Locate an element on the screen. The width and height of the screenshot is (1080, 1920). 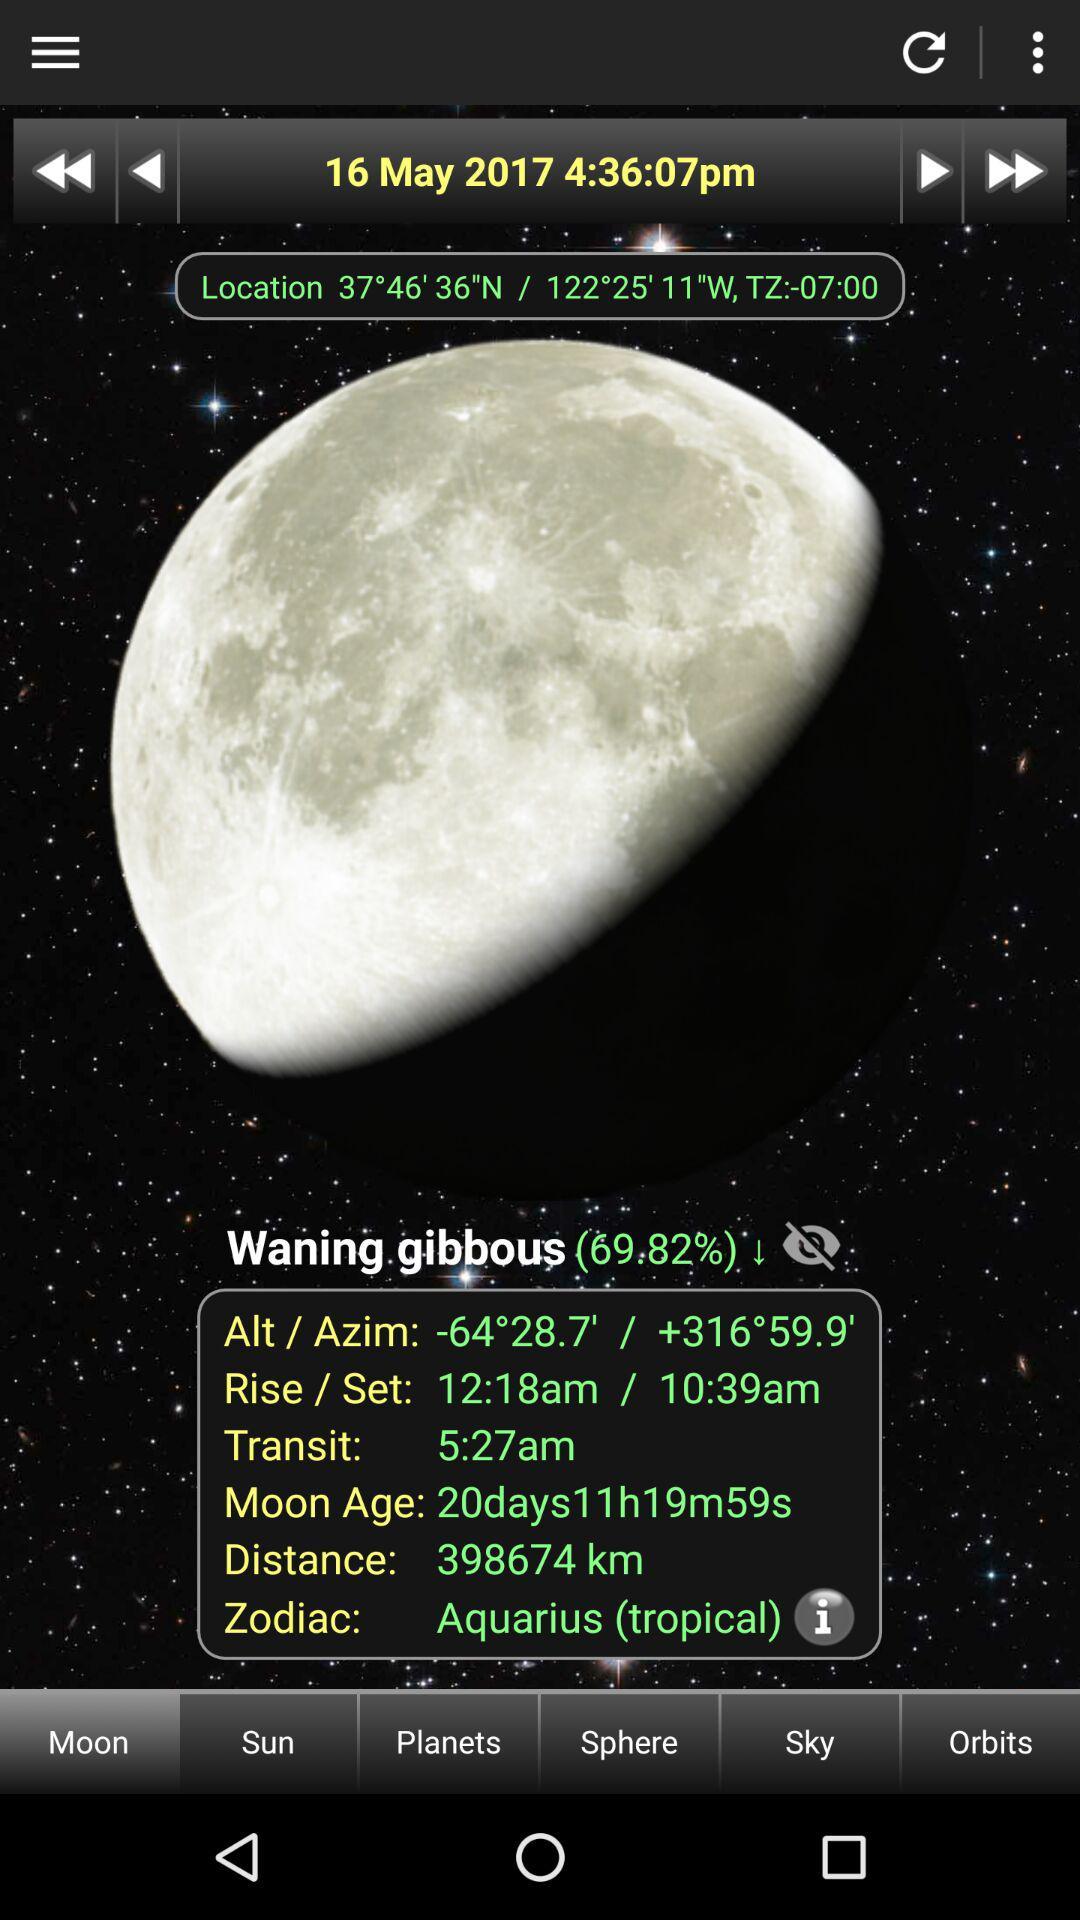
the refresh icon is located at coordinates (924, 52).